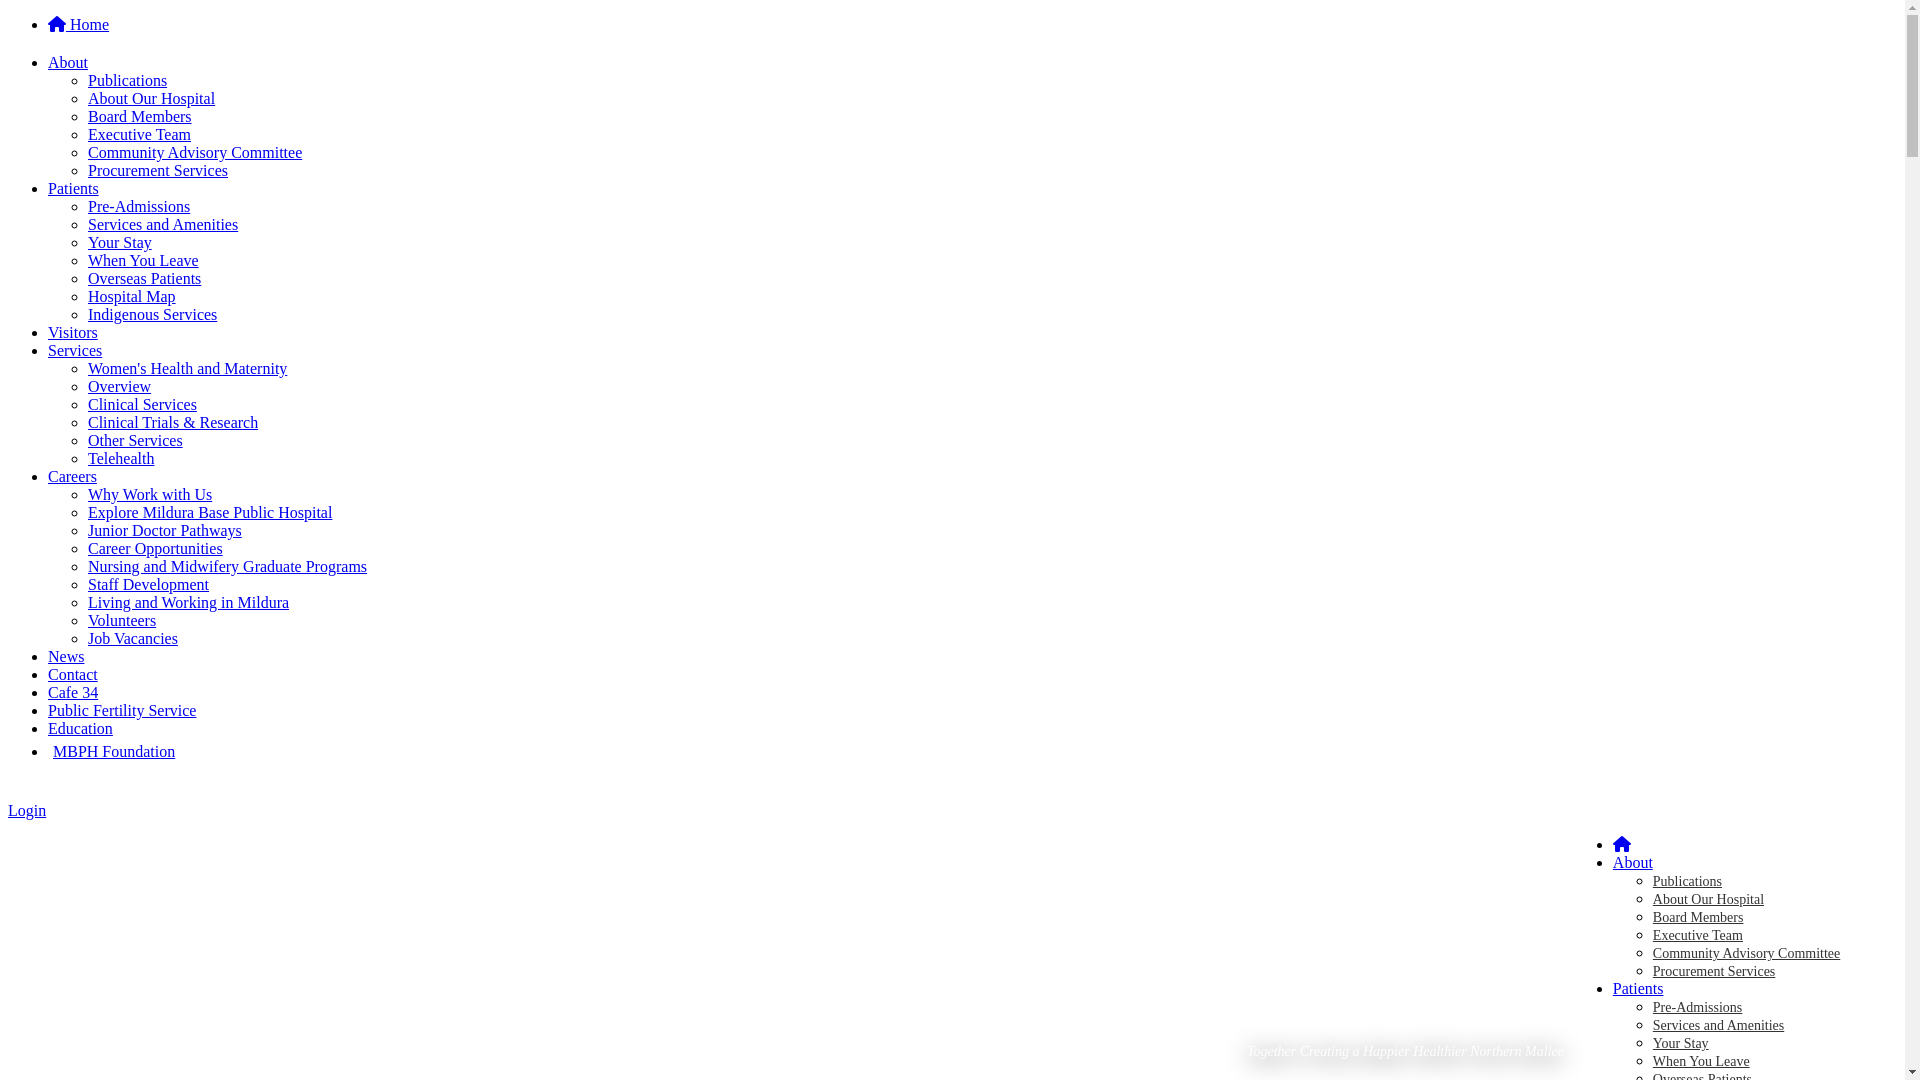 This screenshot has height=1080, width=1920. What do you see at coordinates (1697, 935) in the screenshot?
I see `'Executive Team'` at bounding box center [1697, 935].